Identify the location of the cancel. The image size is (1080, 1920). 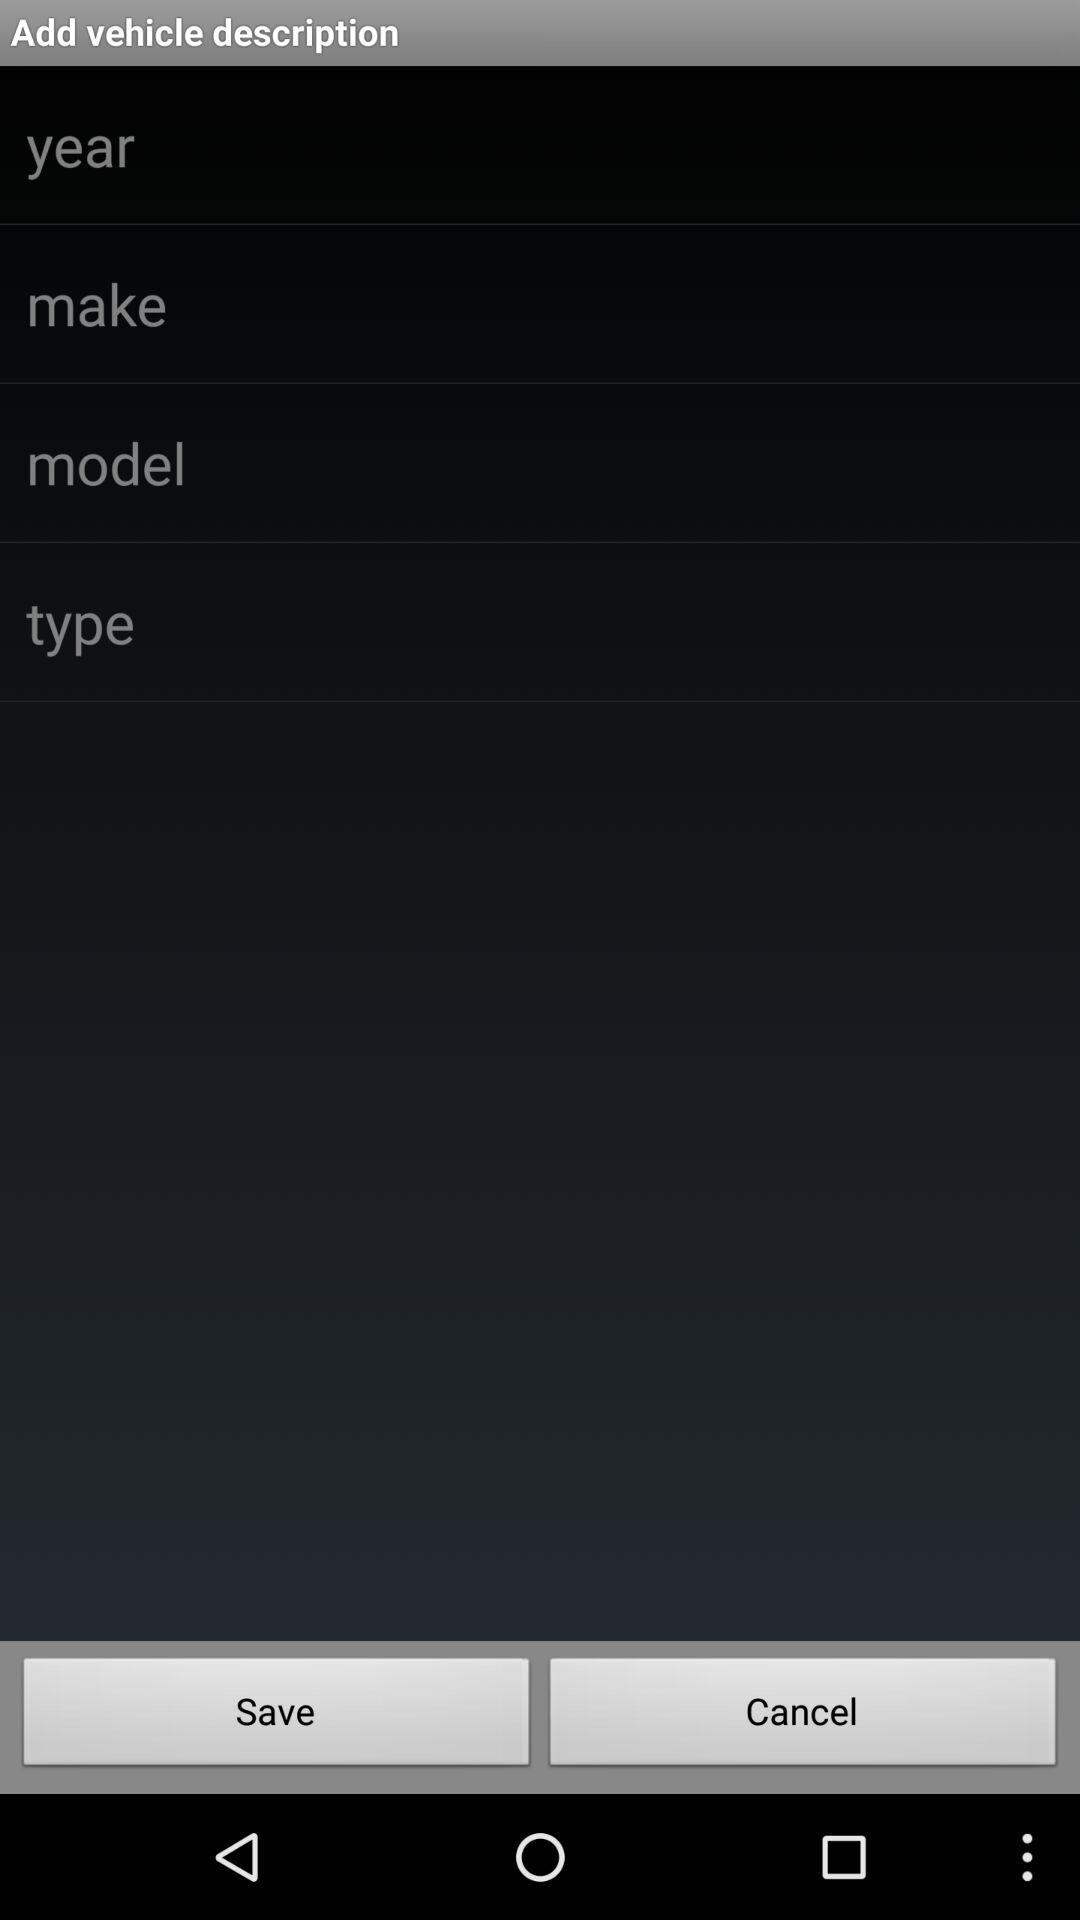
(802, 1716).